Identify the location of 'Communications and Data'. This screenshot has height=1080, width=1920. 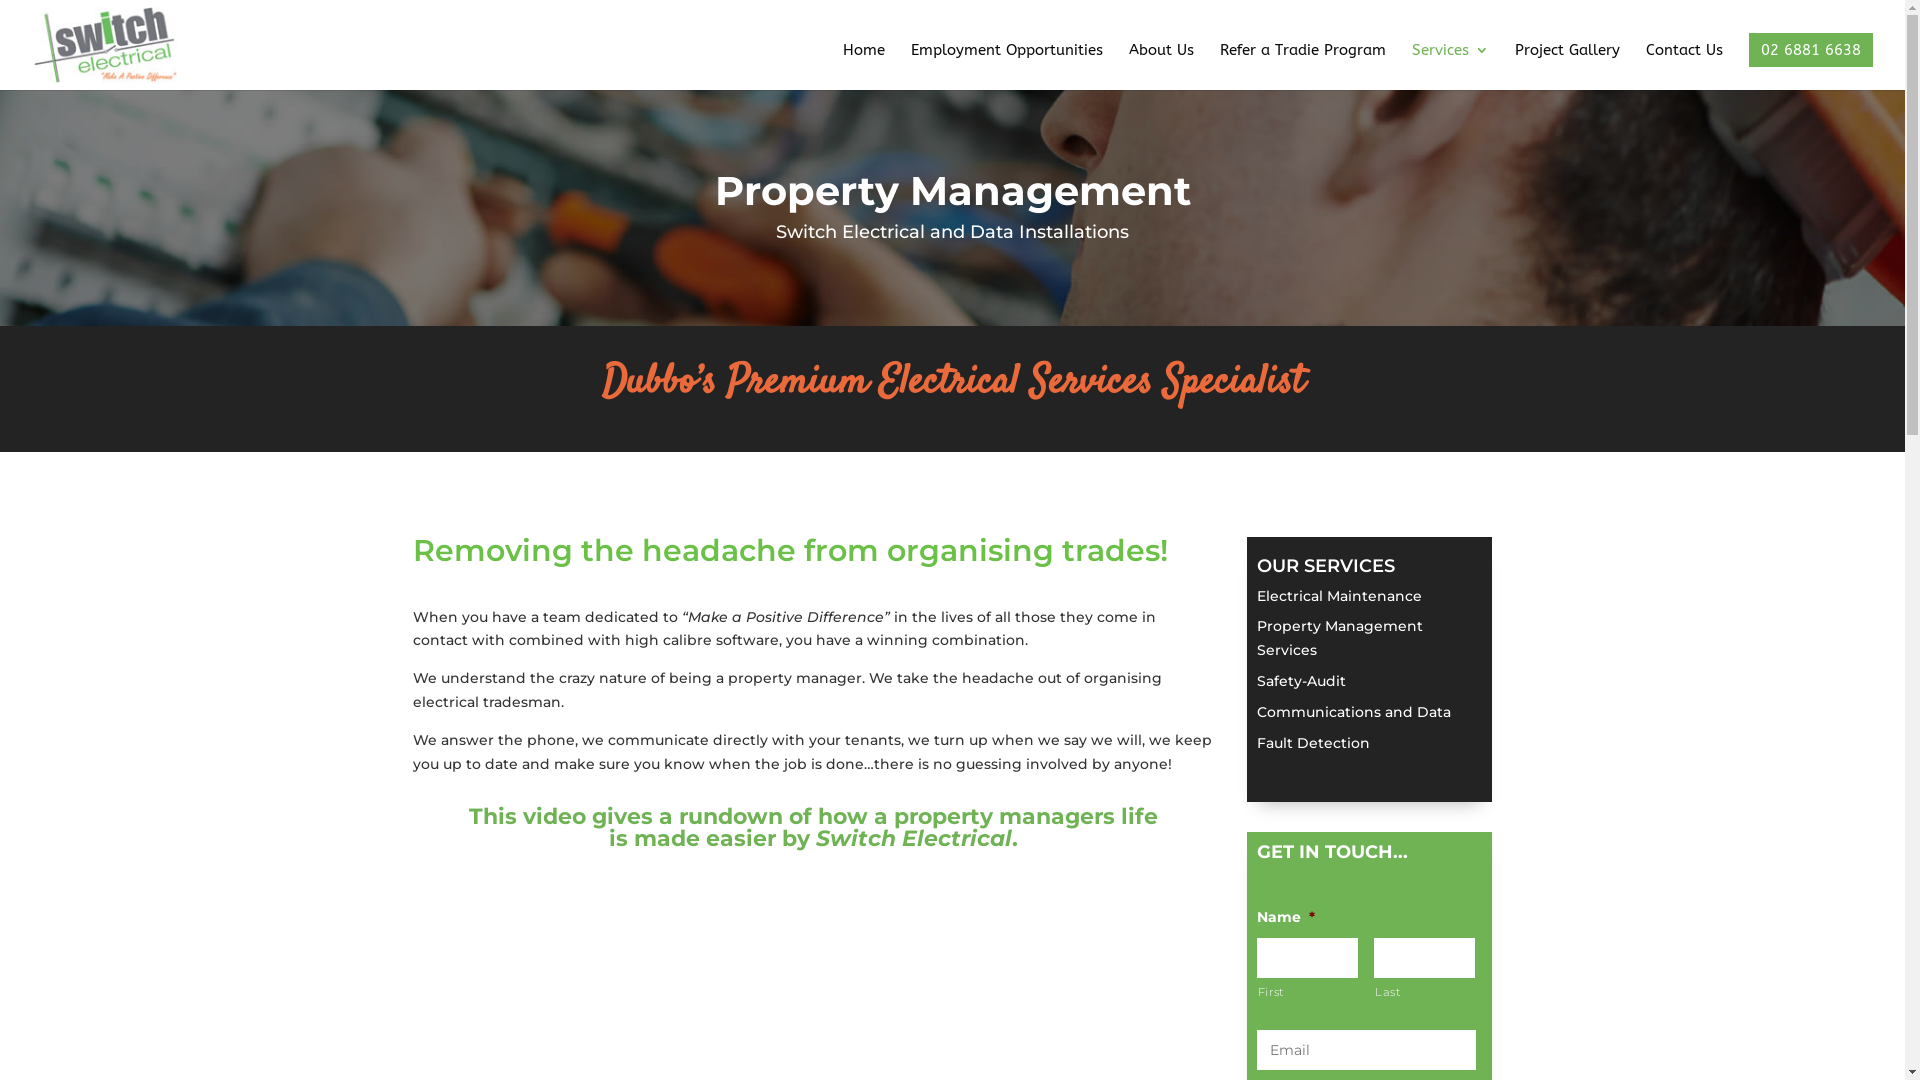
(1256, 711).